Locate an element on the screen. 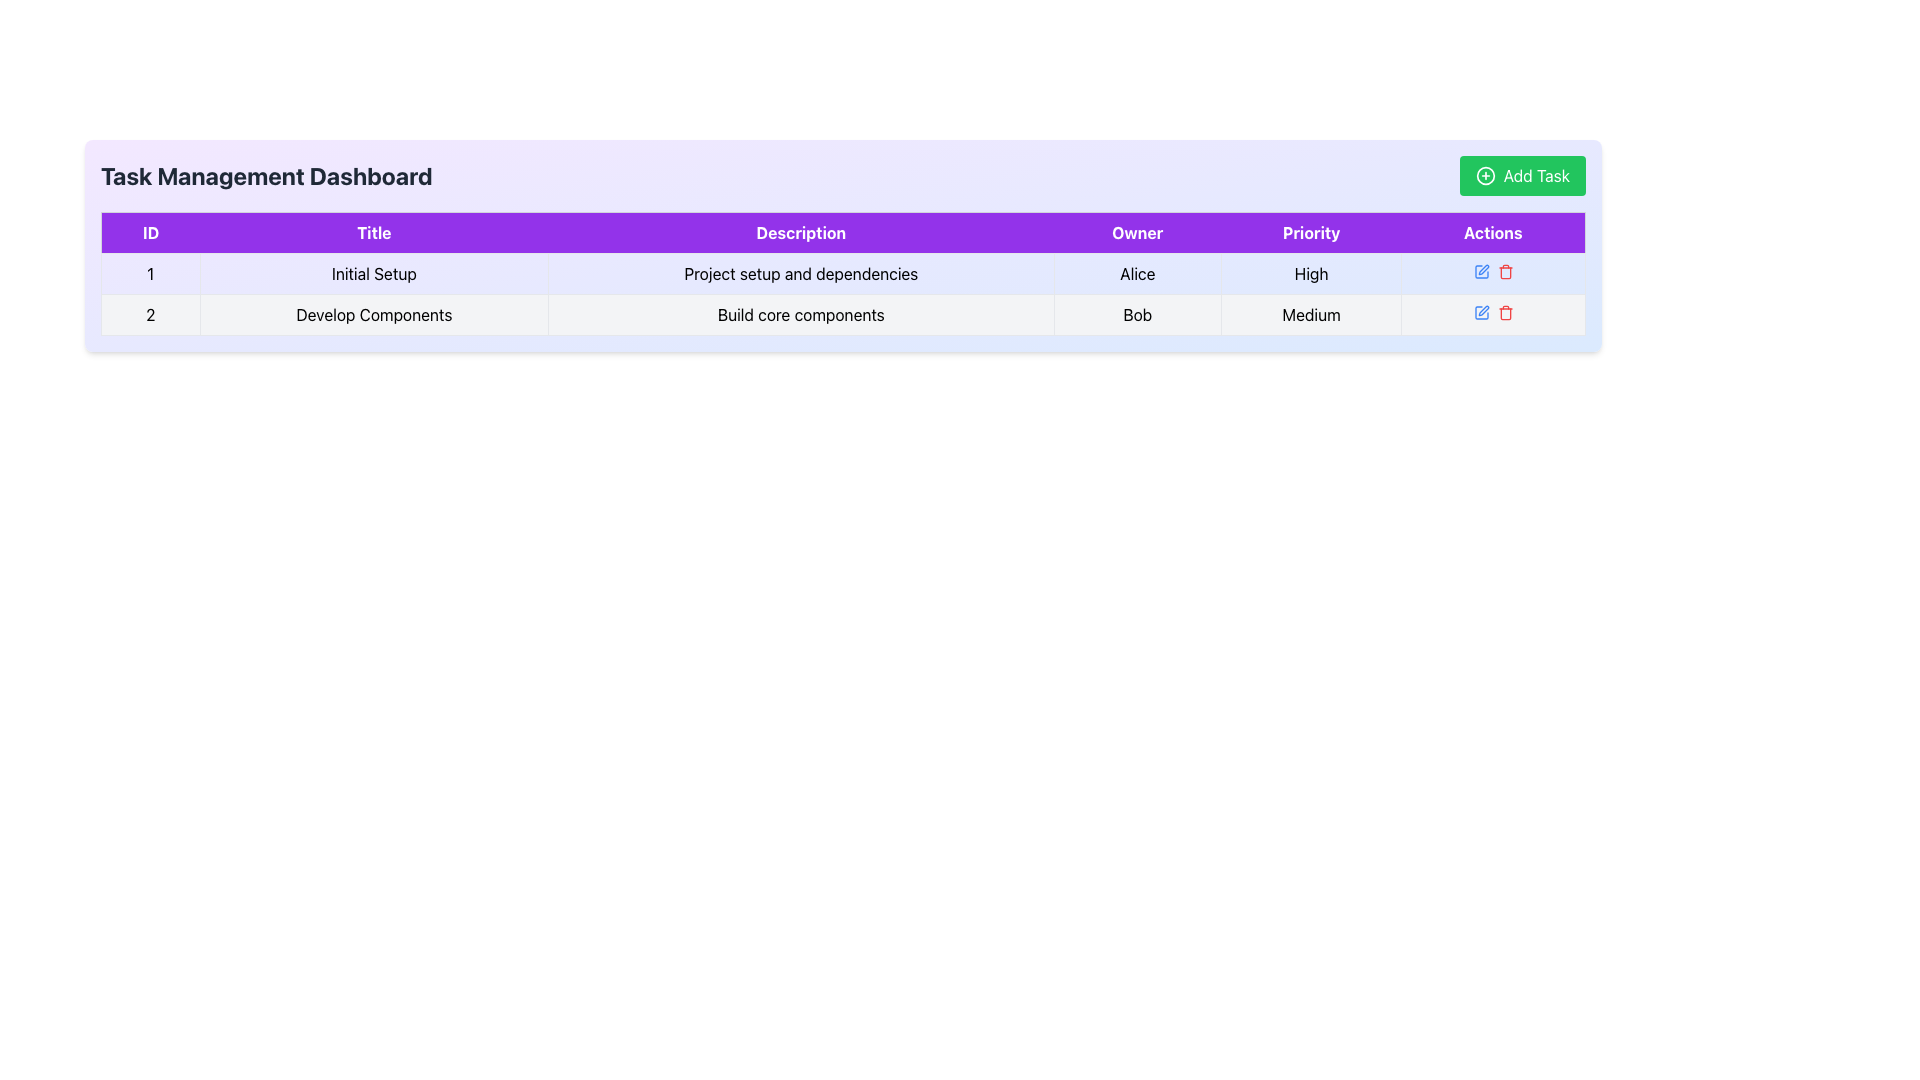 The image size is (1920, 1080). the Table Header element that indicates the associated data in the column pertains to IDs, located at the top-left corner of the table structure under the dashboard title is located at coordinates (149, 231).